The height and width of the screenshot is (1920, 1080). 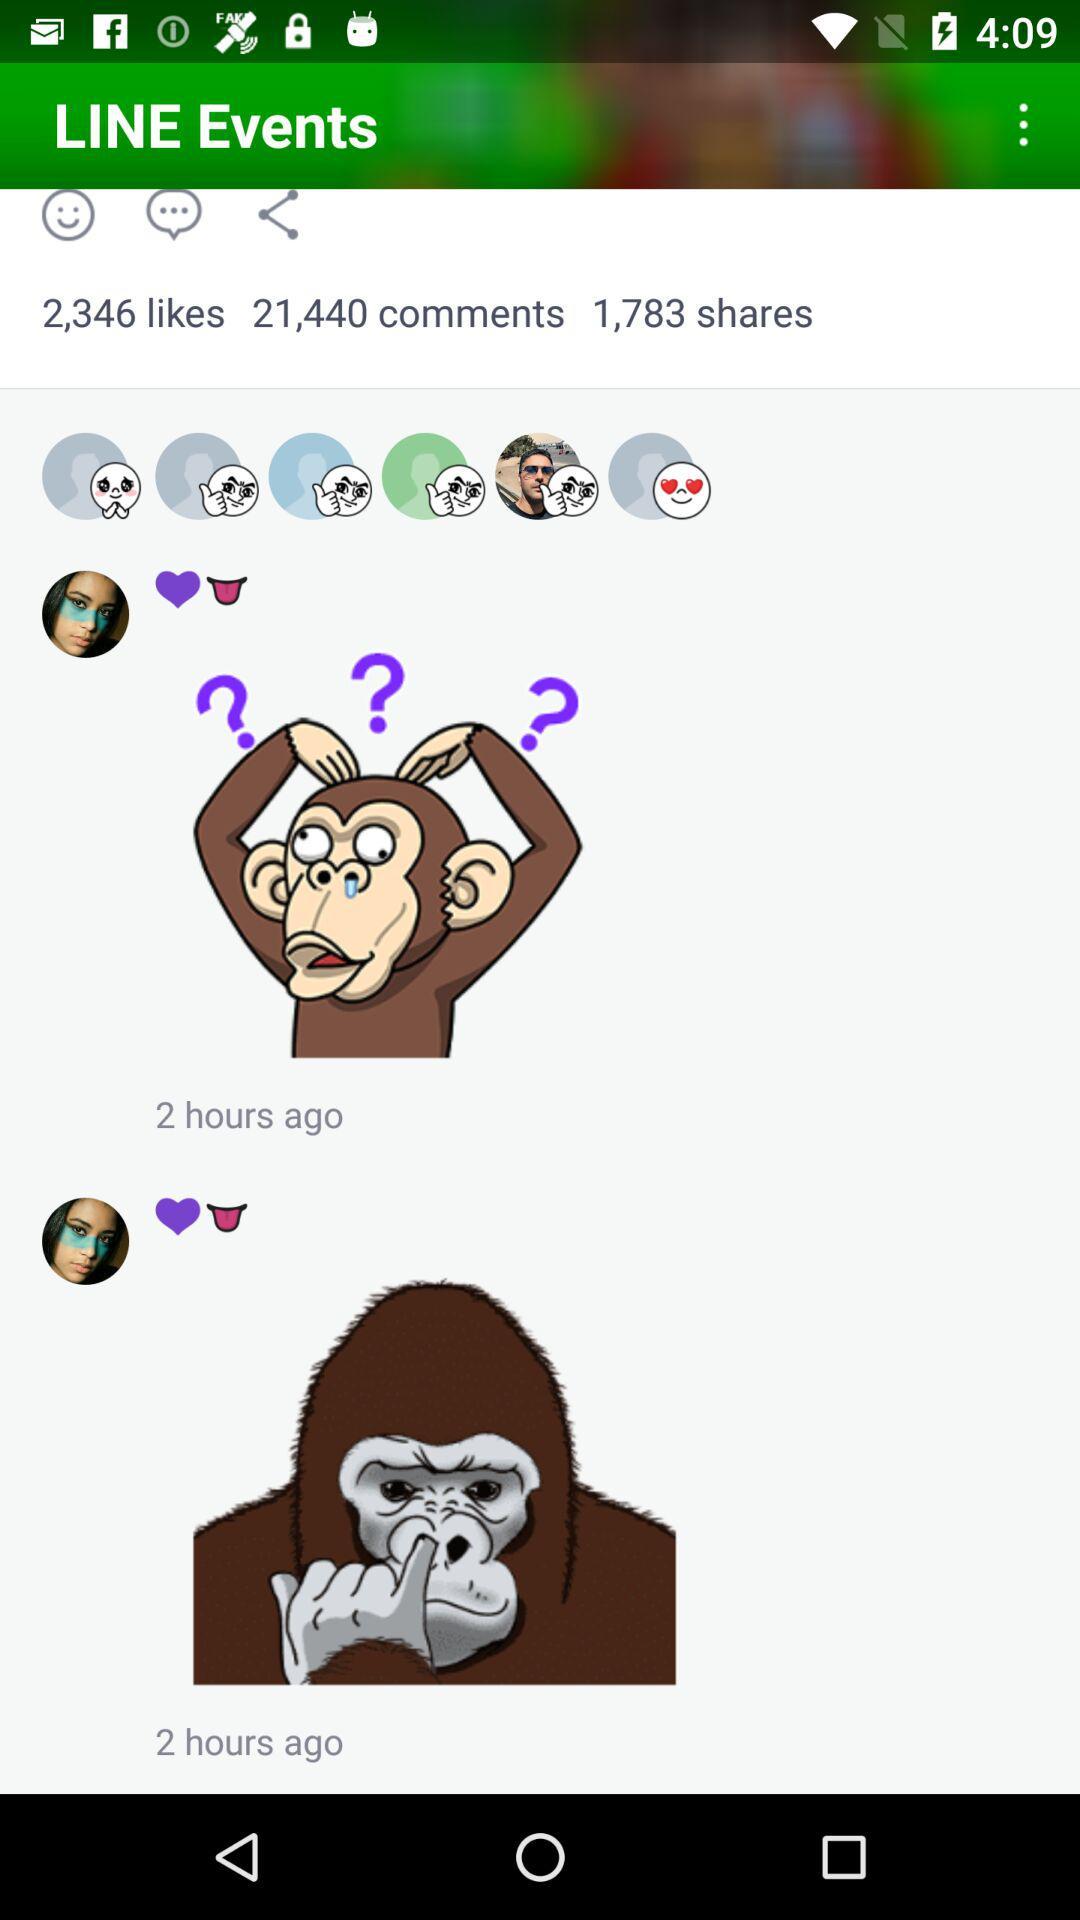 What do you see at coordinates (67, 214) in the screenshot?
I see `the icon above 2,346 likes item` at bounding box center [67, 214].